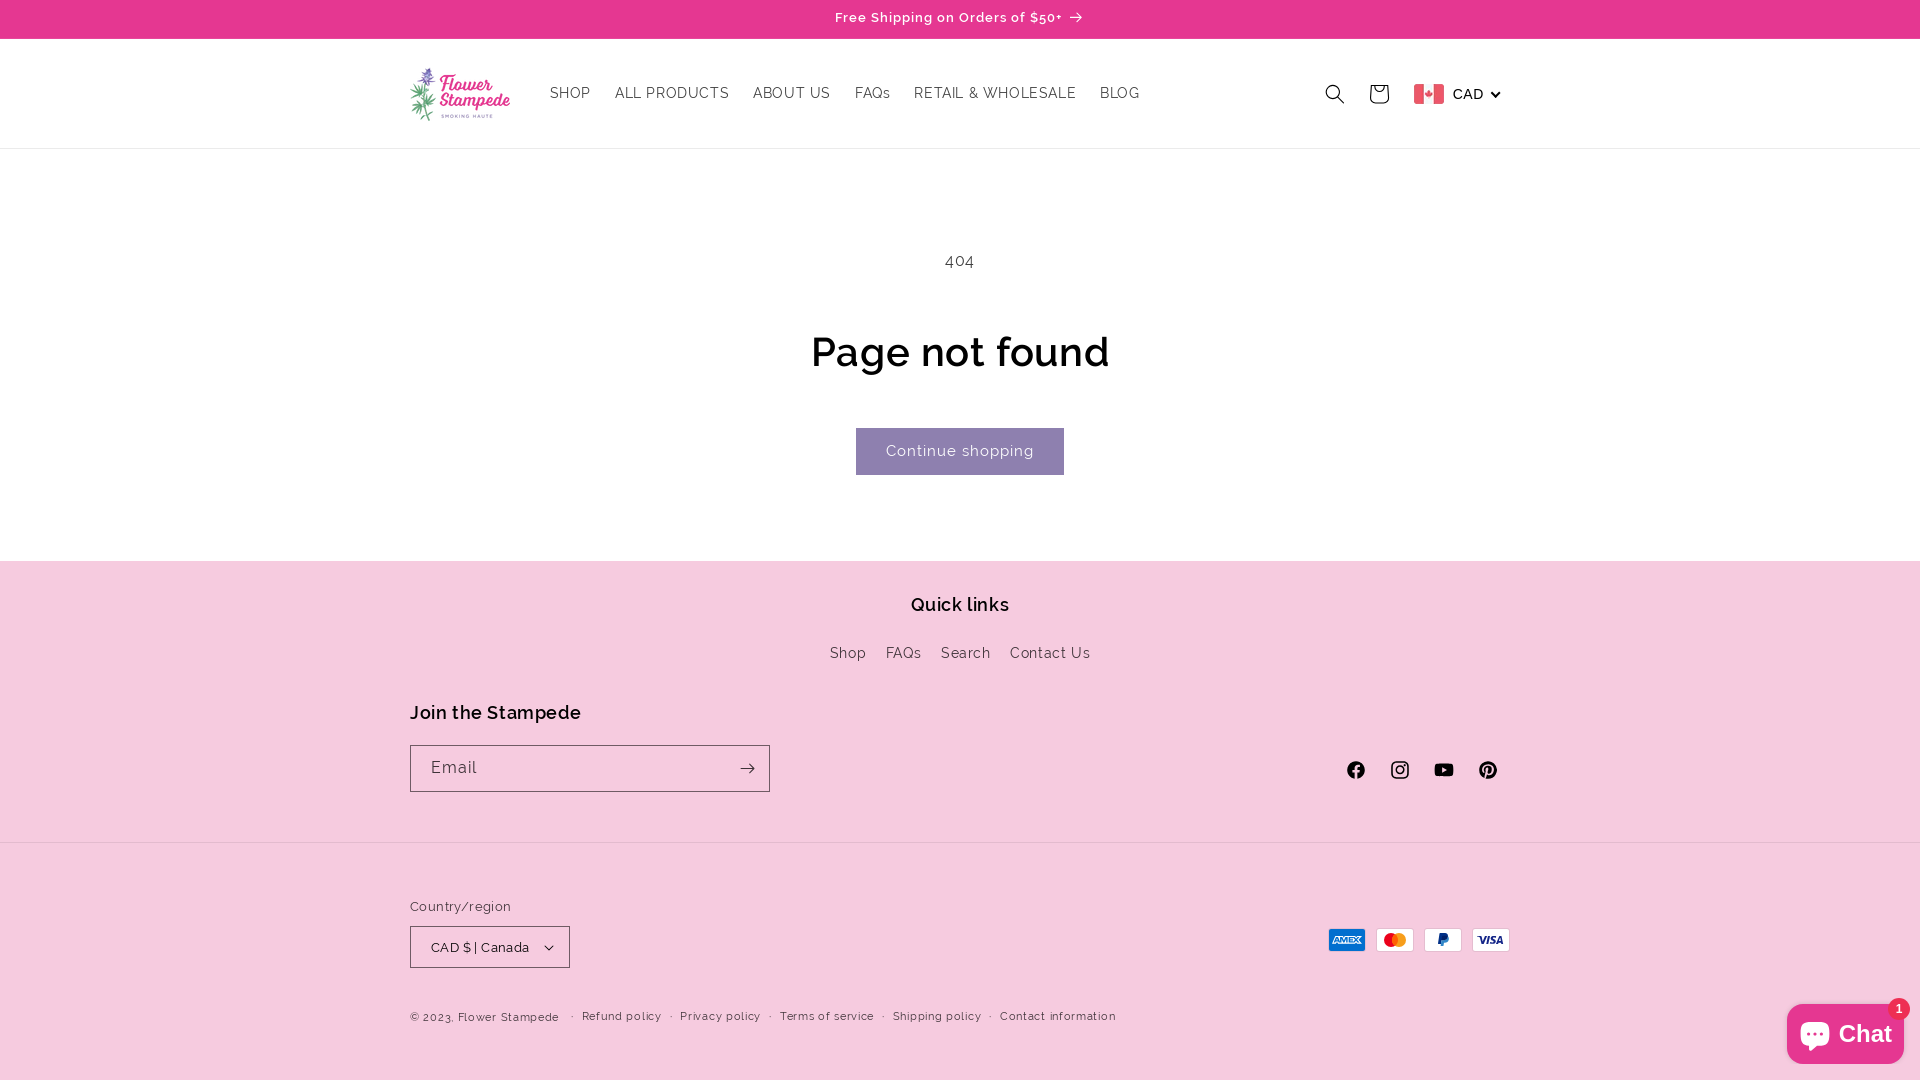  Describe the element at coordinates (456, 1017) in the screenshot. I see `'Flower Stampede'` at that location.